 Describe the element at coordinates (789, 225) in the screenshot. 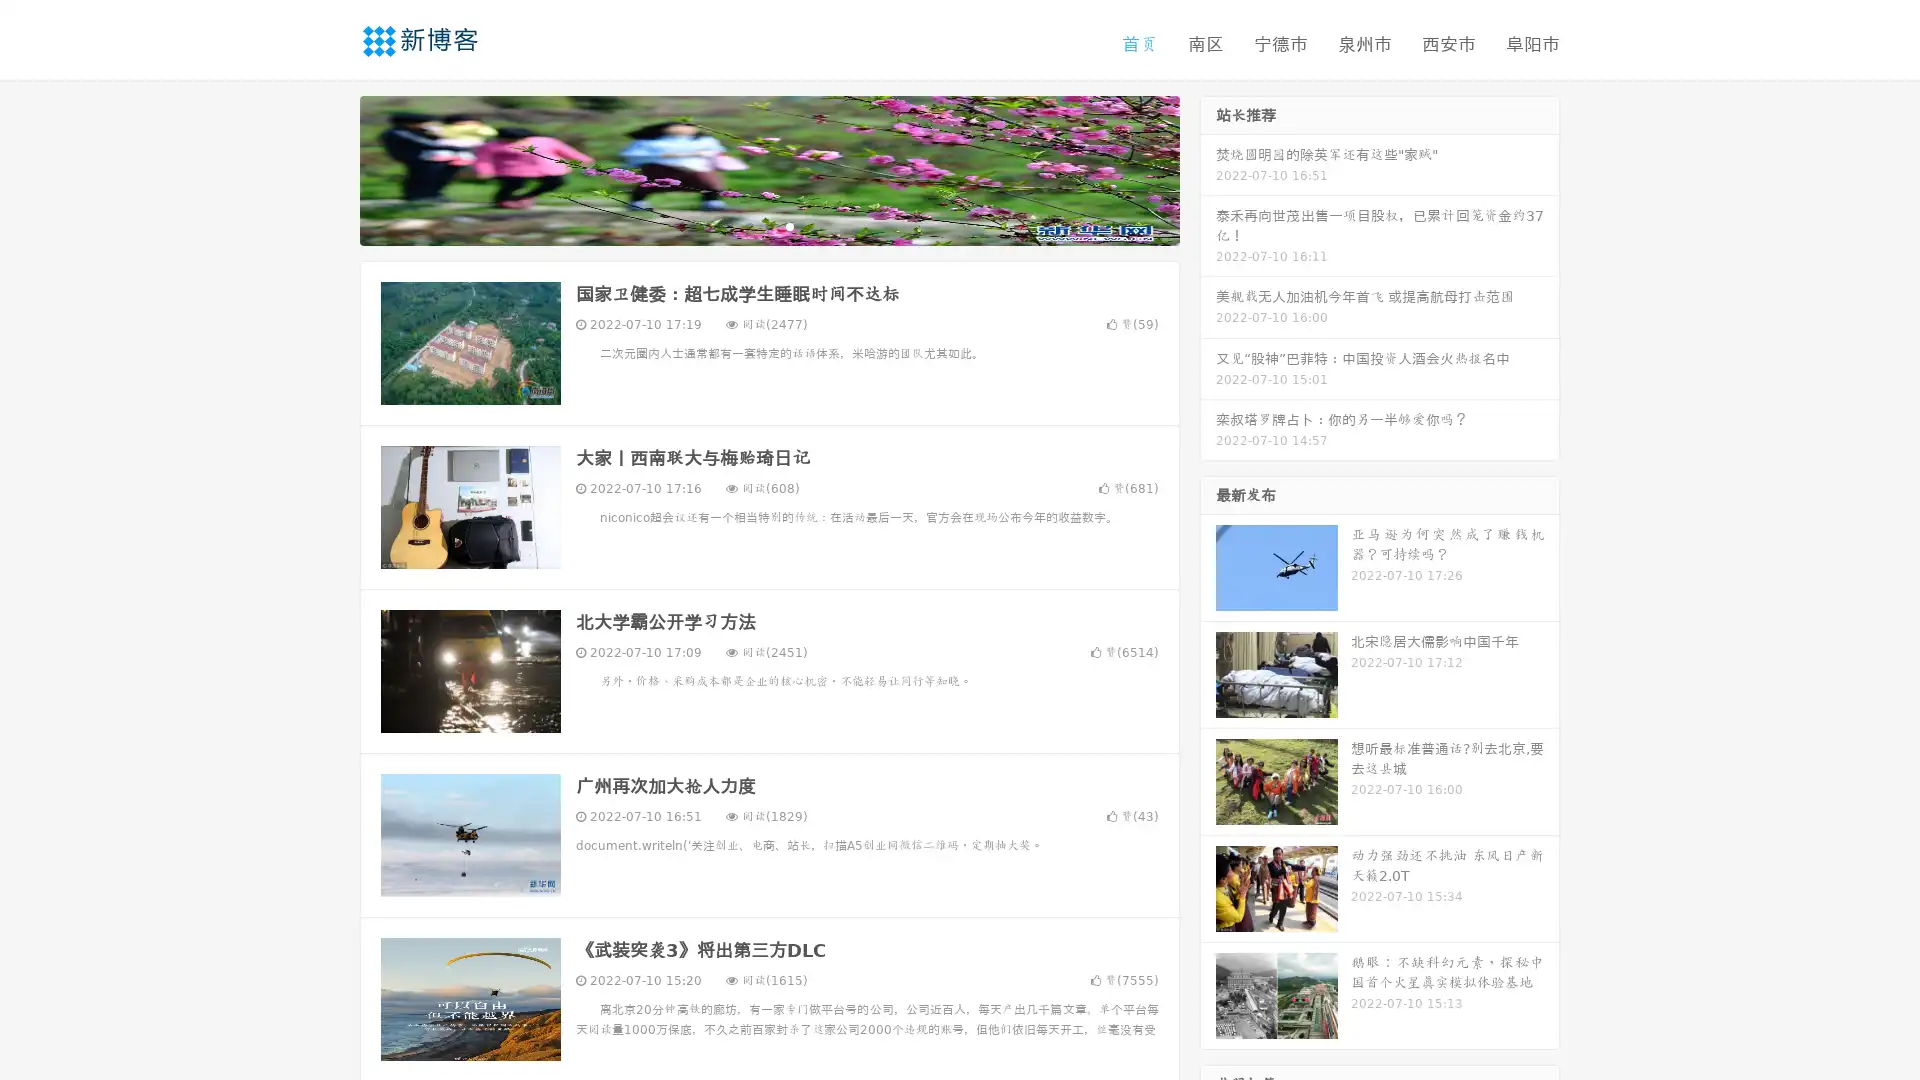

I see `Go to slide 3` at that location.